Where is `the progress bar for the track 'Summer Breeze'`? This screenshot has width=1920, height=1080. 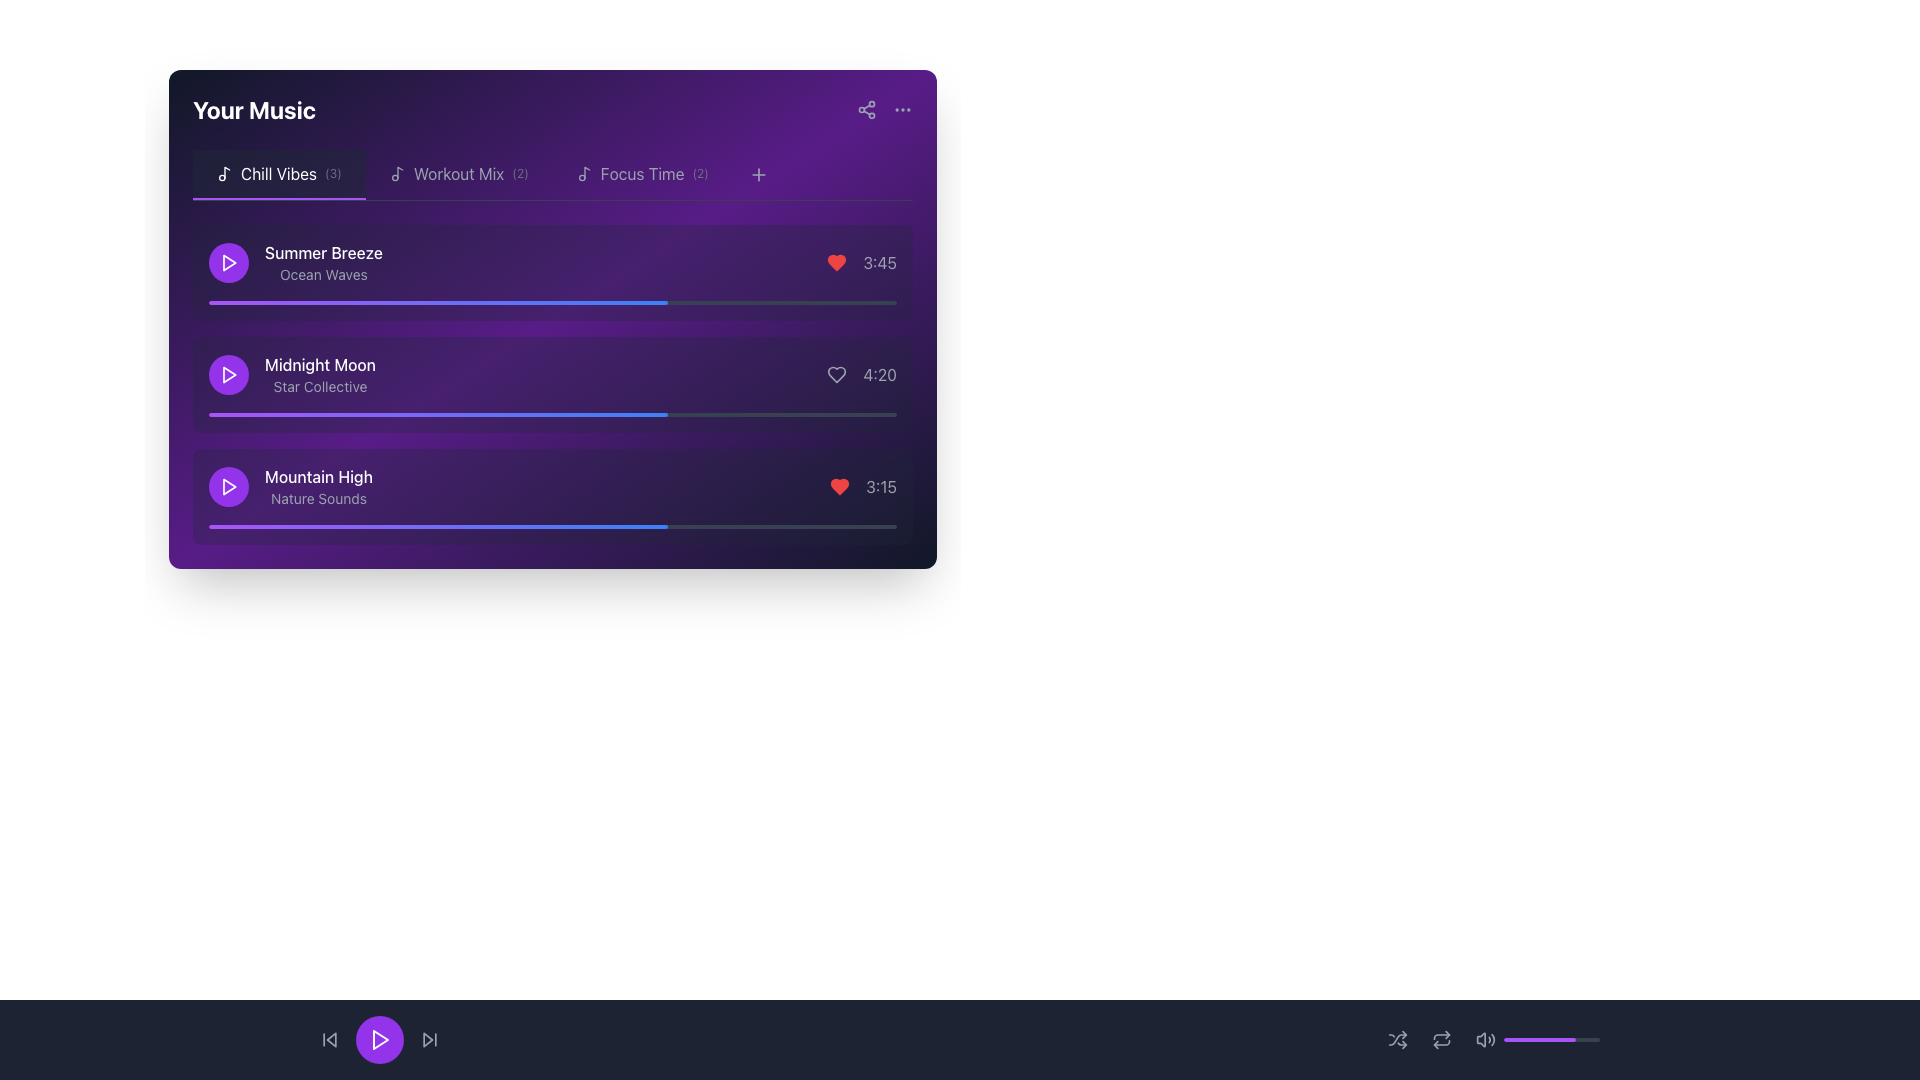 the progress bar for the track 'Summer Breeze' is located at coordinates (552, 303).